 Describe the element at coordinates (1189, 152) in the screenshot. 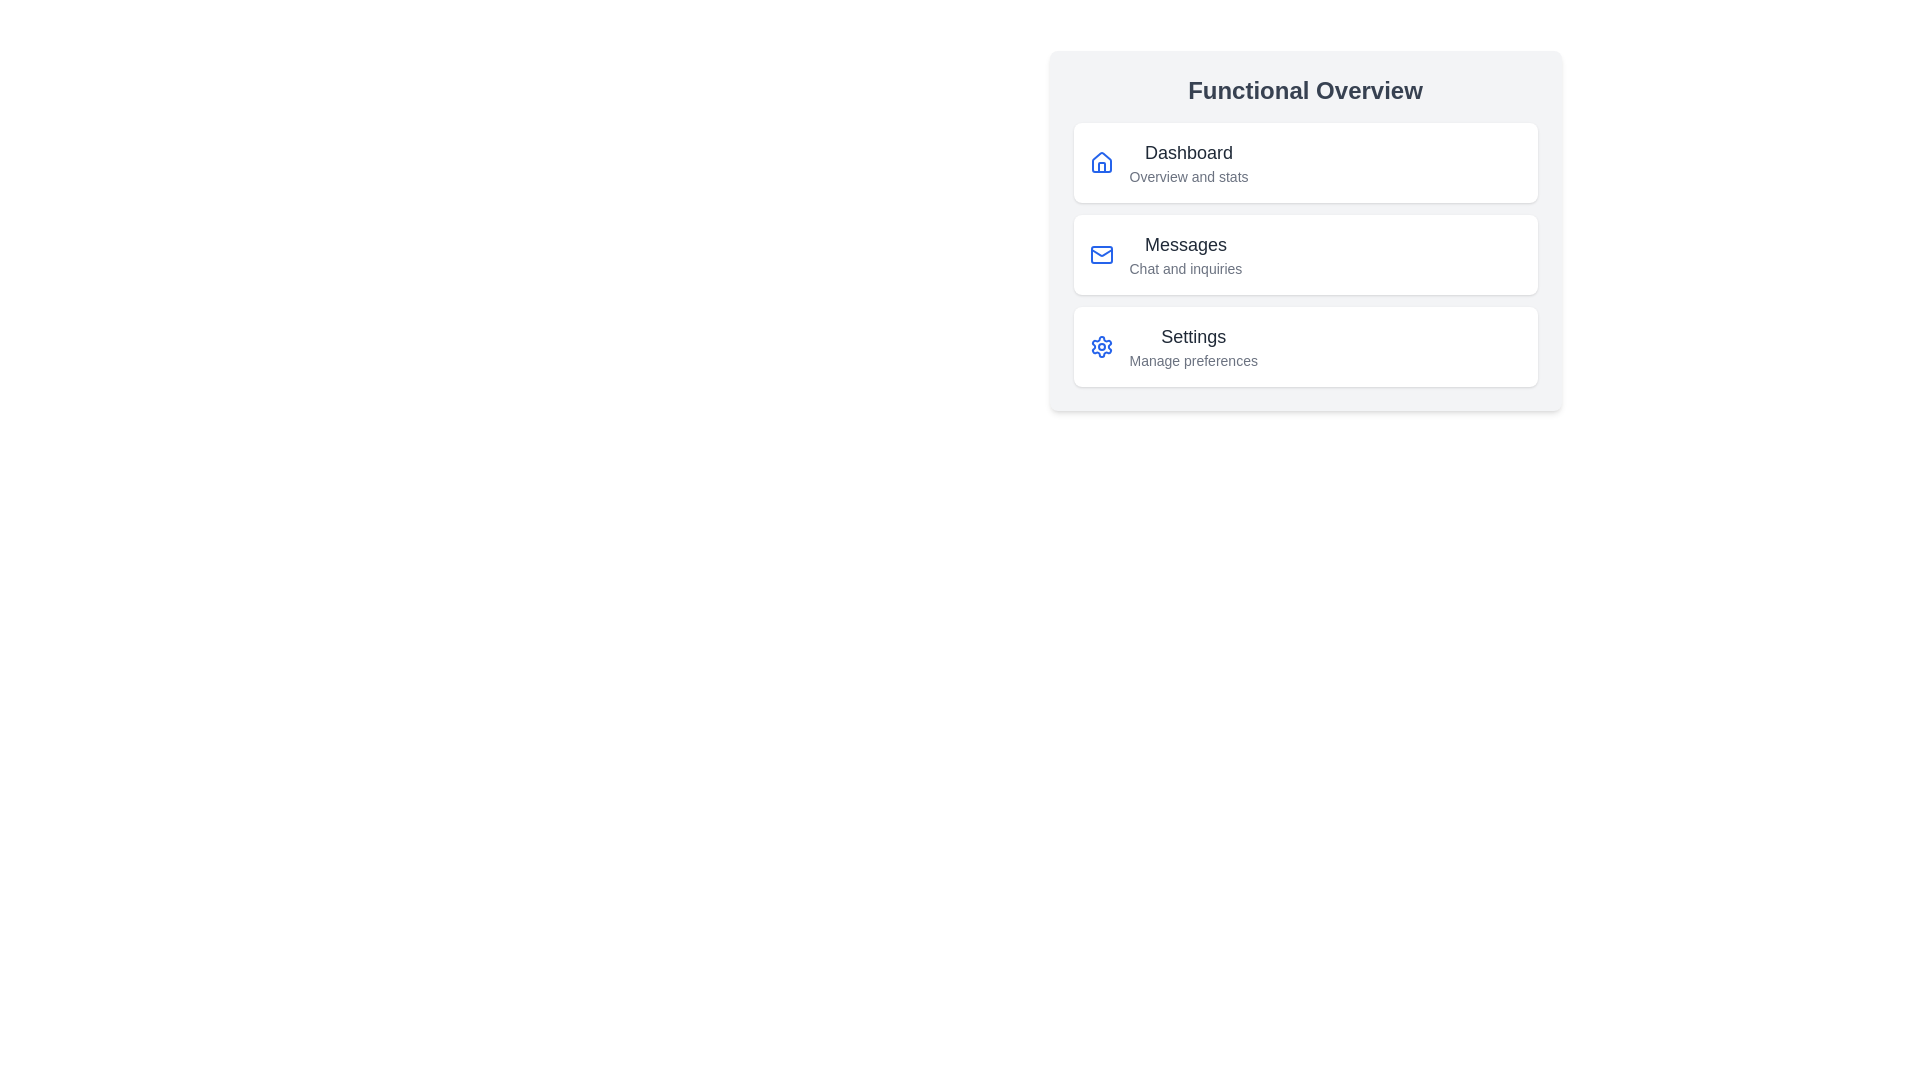

I see `the Static Text element displaying 'Dashboard' within the 'Functional Overview' card by moving the cursor to its center point` at that location.